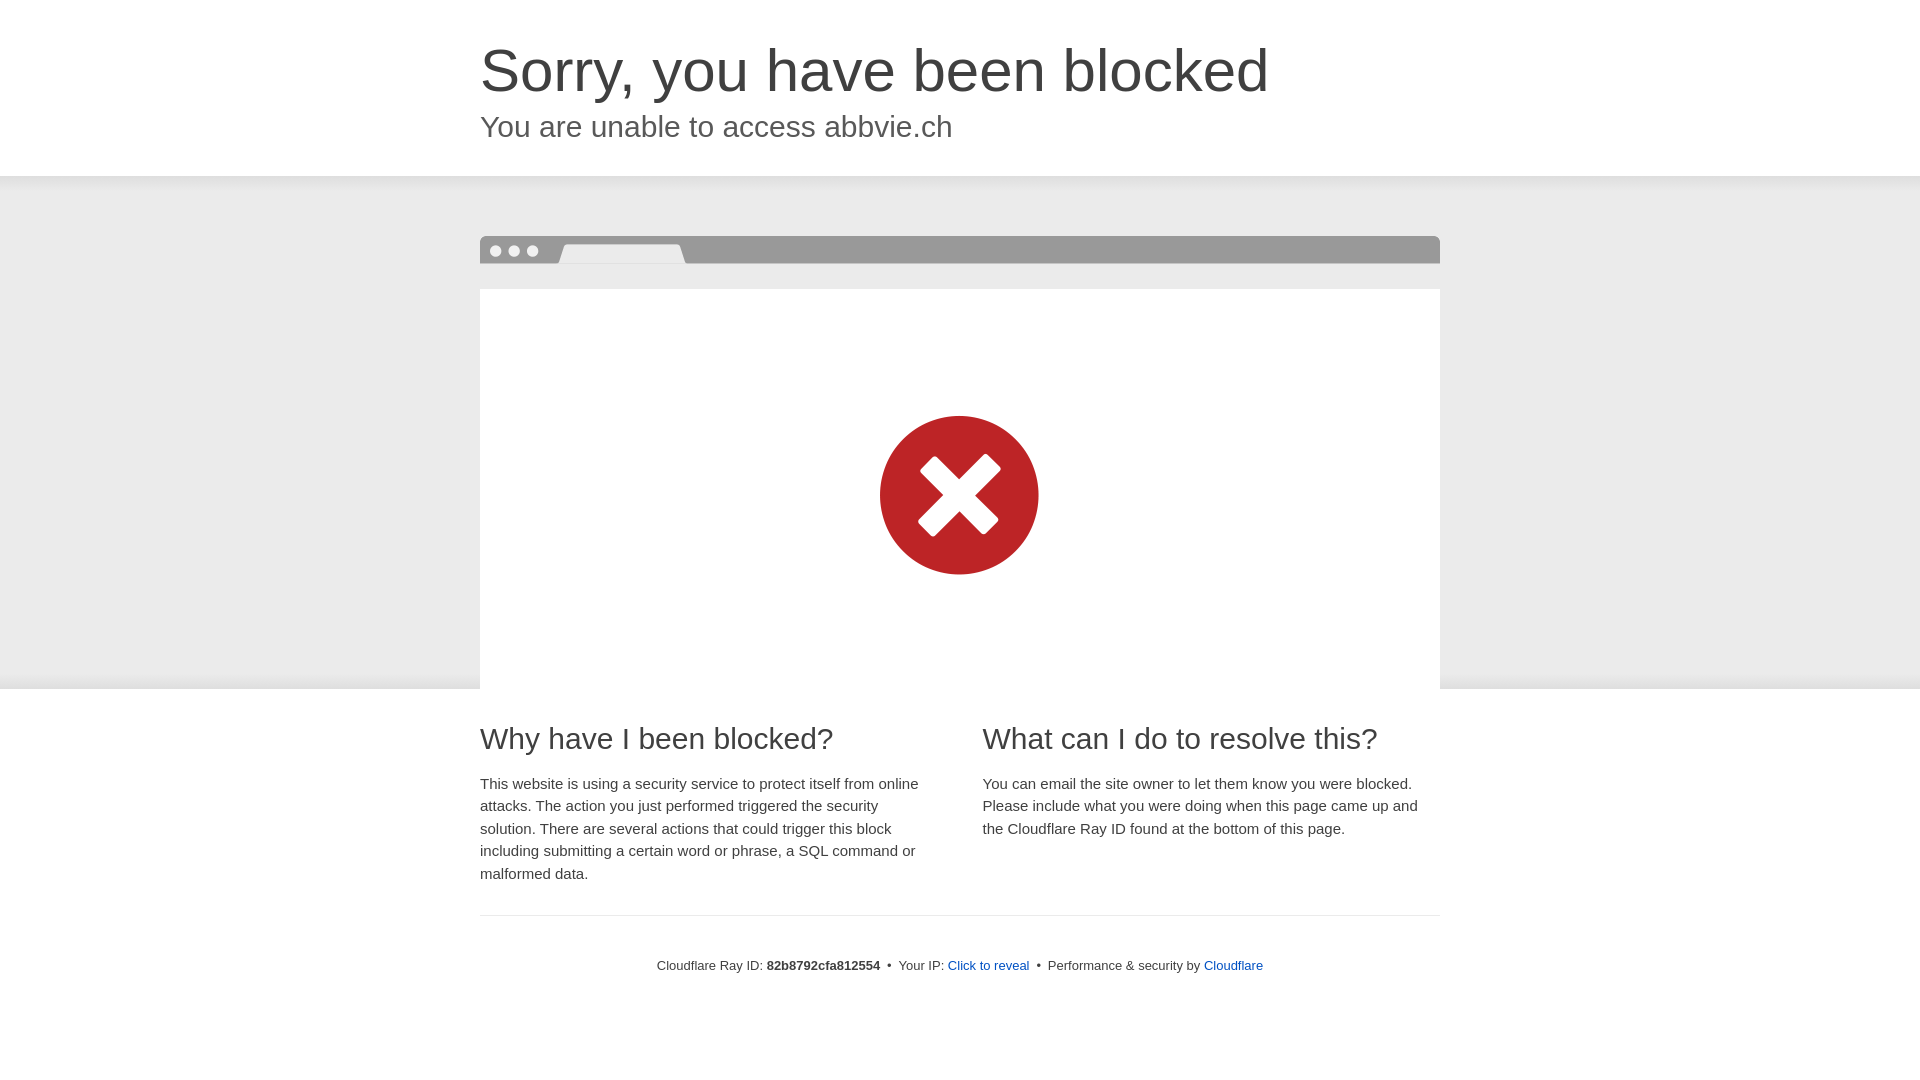  I want to click on 'Cloudflare', so click(1232, 964).